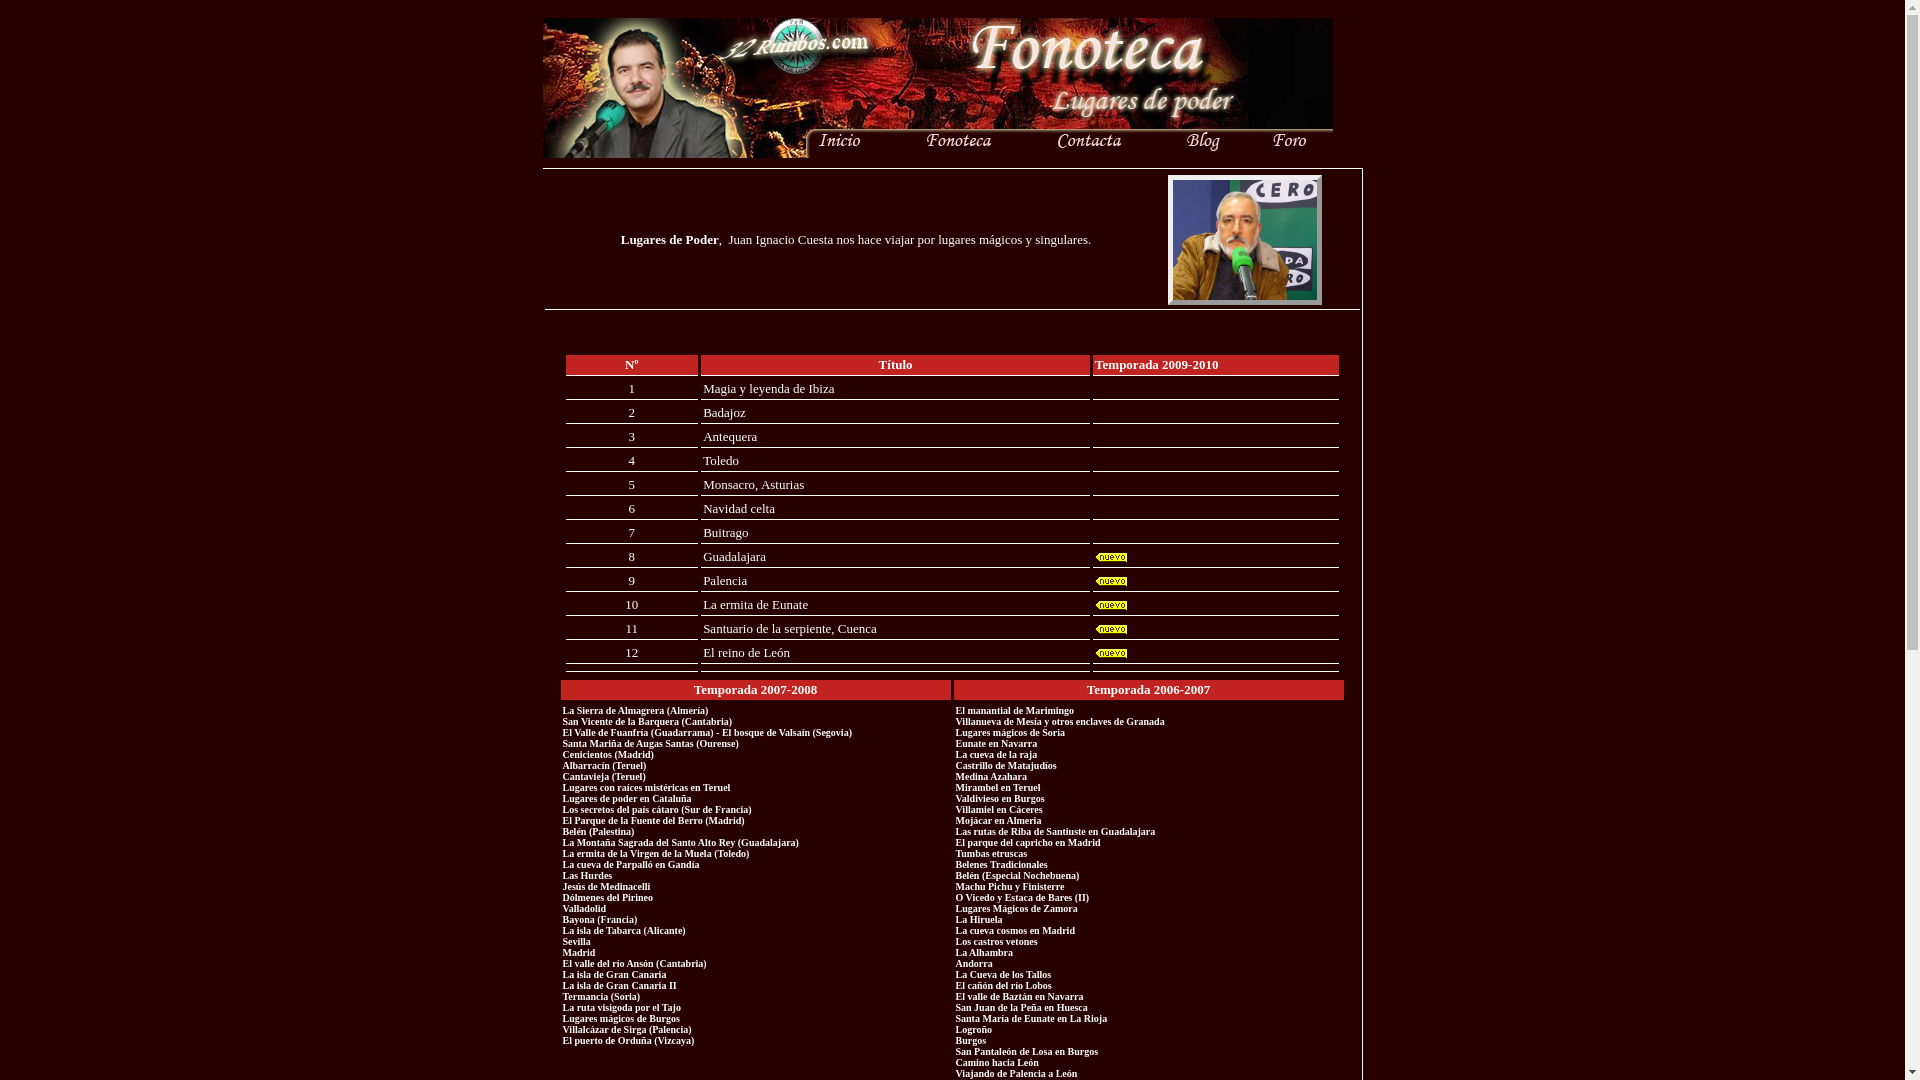  Describe the element at coordinates (954, 930) in the screenshot. I see `'La cueva cosmos en Madrid '` at that location.